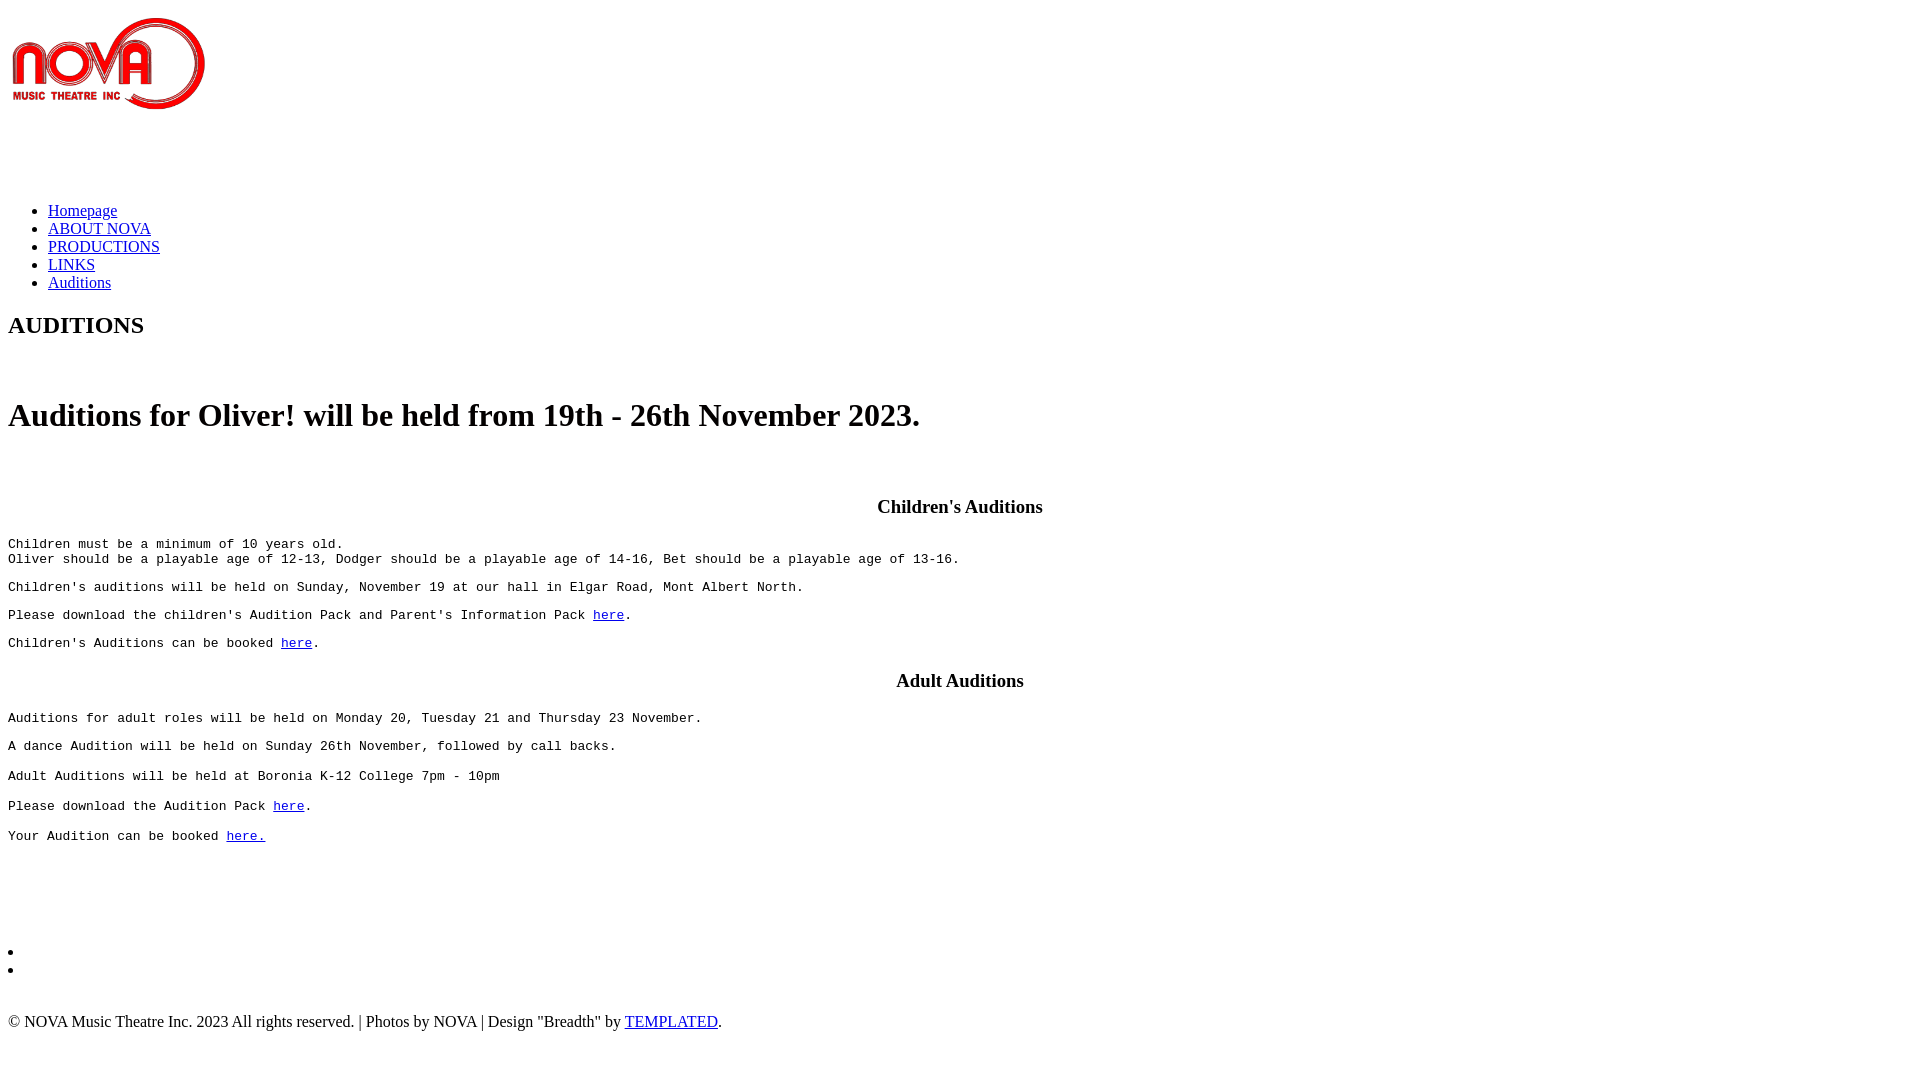  What do you see at coordinates (79, 282) in the screenshot?
I see `'Auditions'` at bounding box center [79, 282].